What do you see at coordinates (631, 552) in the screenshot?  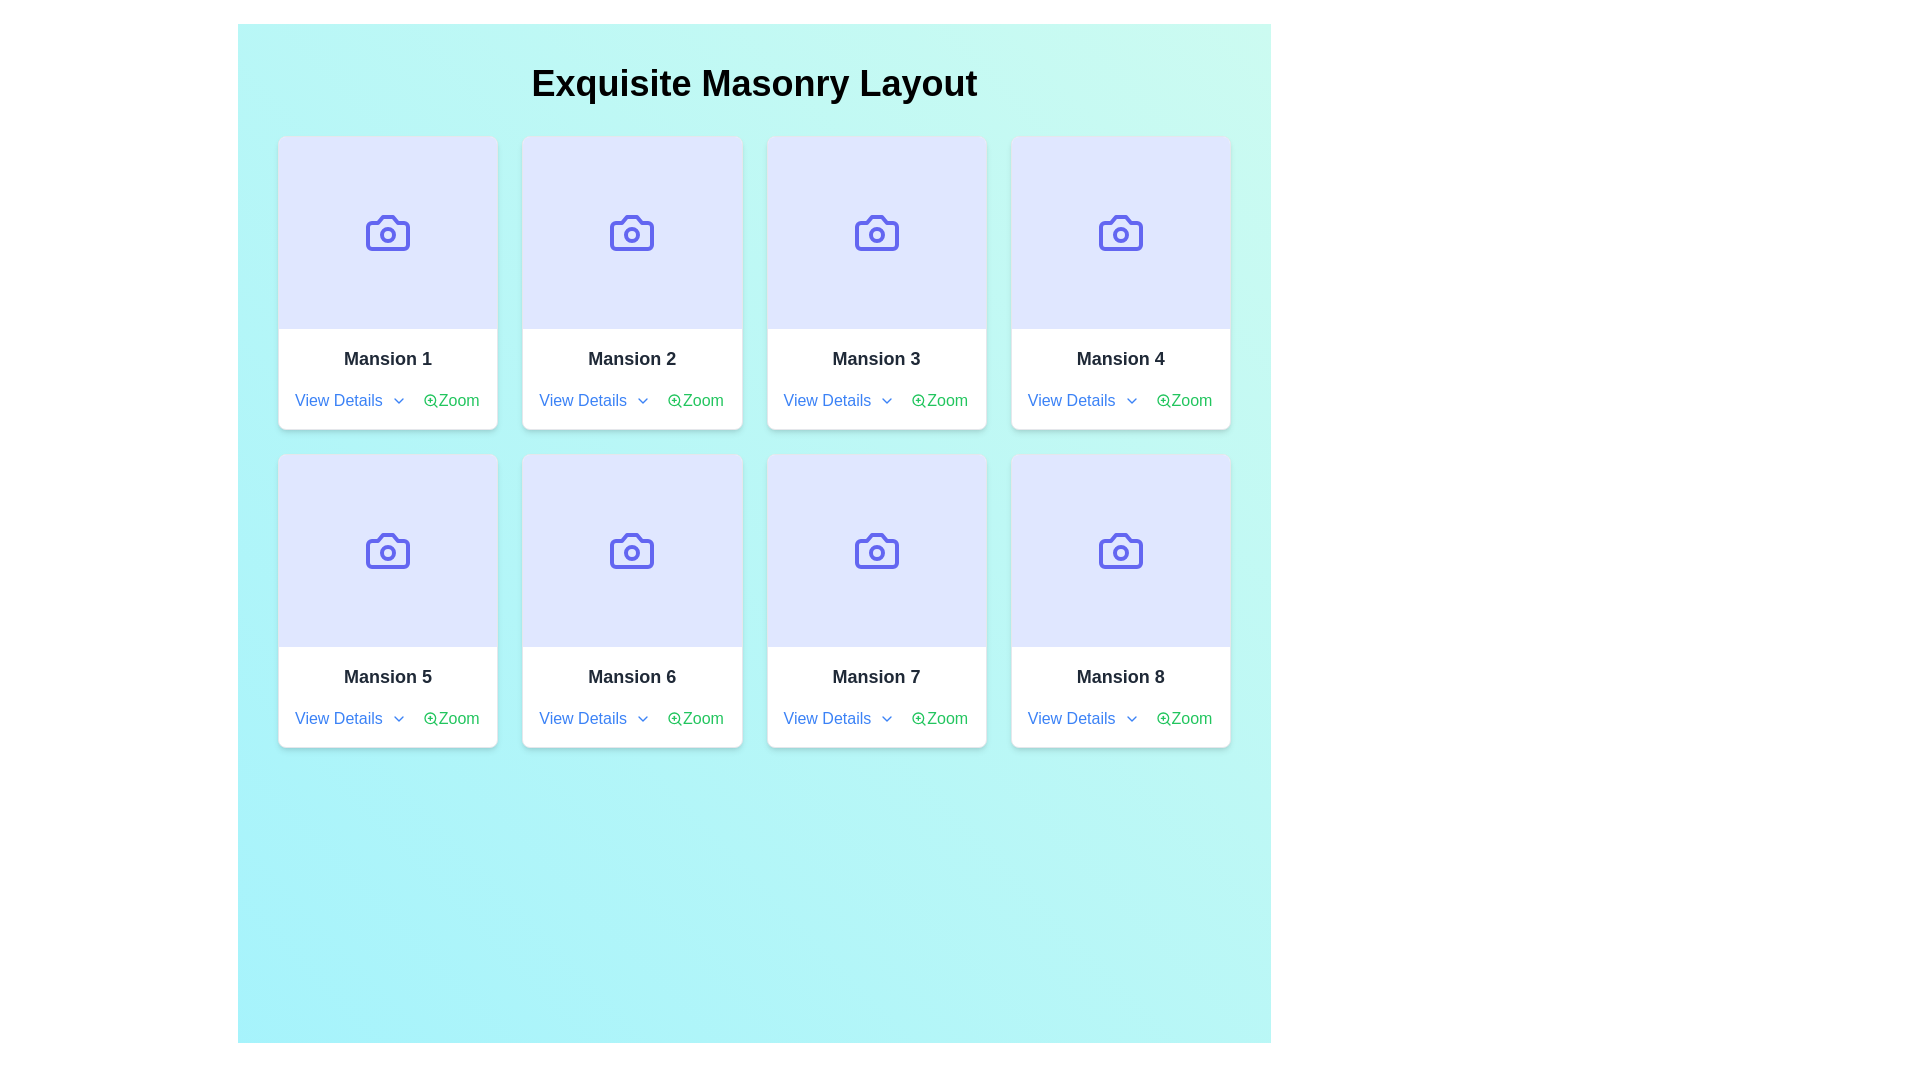 I see `the small circle graphic element at the center of the camera icon within the 'Mansion 6' card` at bounding box center [631, 552].